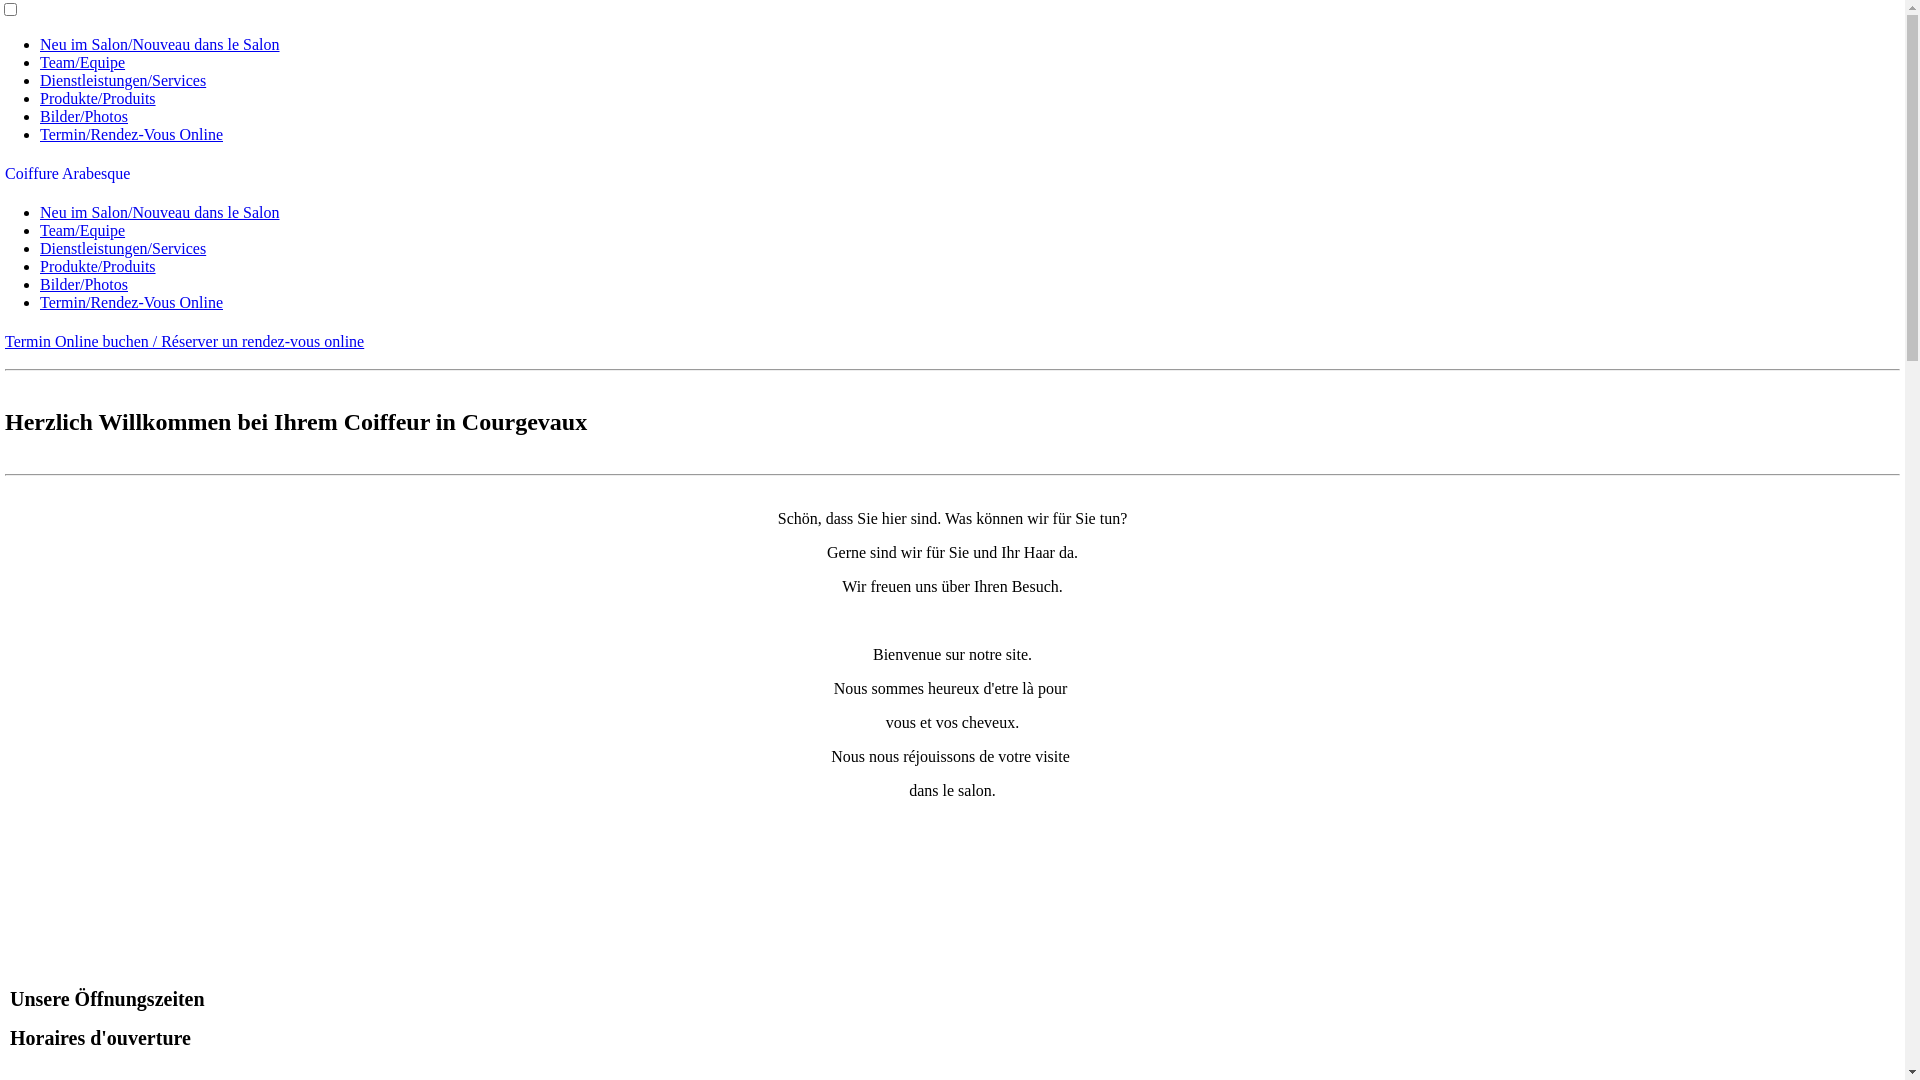 The image size is (1920, 1080). I want to click on 'Neu im Salon/Nouveau dans le Salon', so click(158, 212).